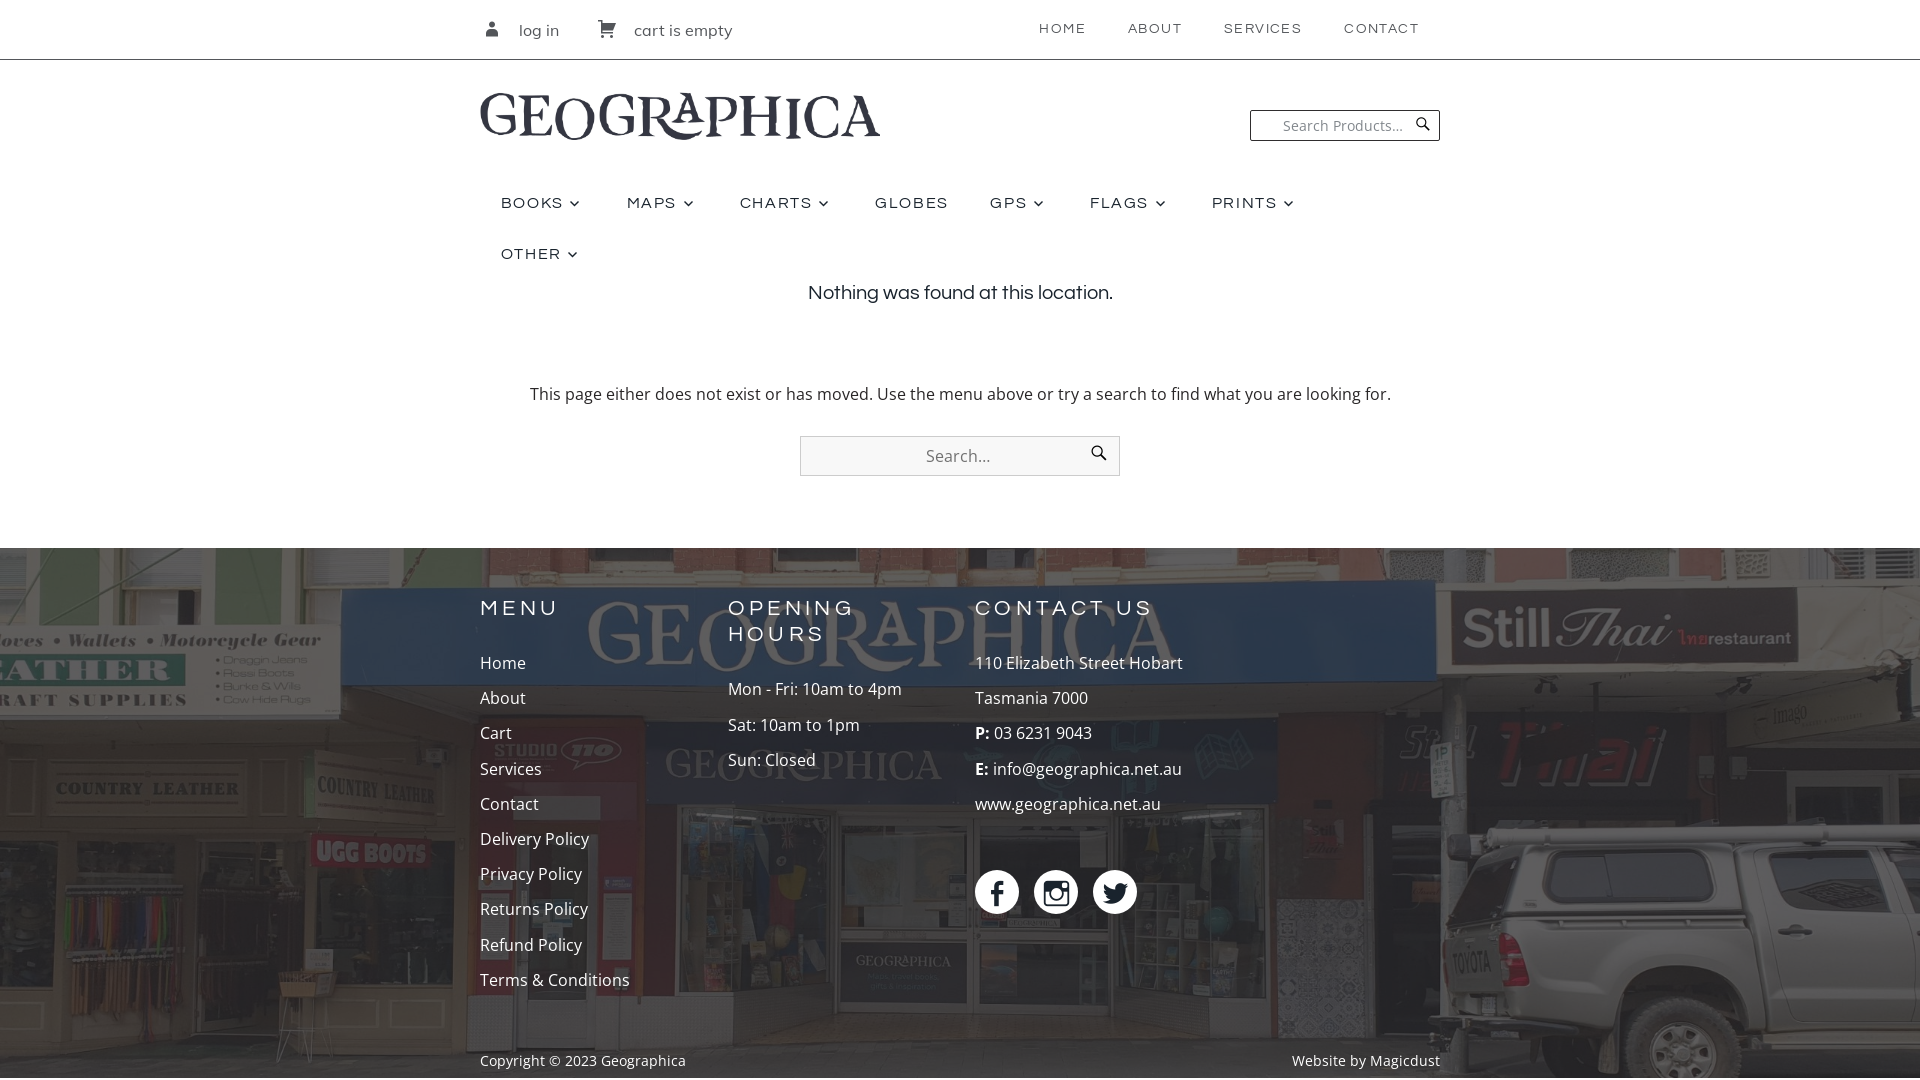 This screenshot has height=1080, width=1920. What do you see at coordinates (594, 30) in the screenshot?
I see `'cart is empty'` at bounding box center [594, 30].